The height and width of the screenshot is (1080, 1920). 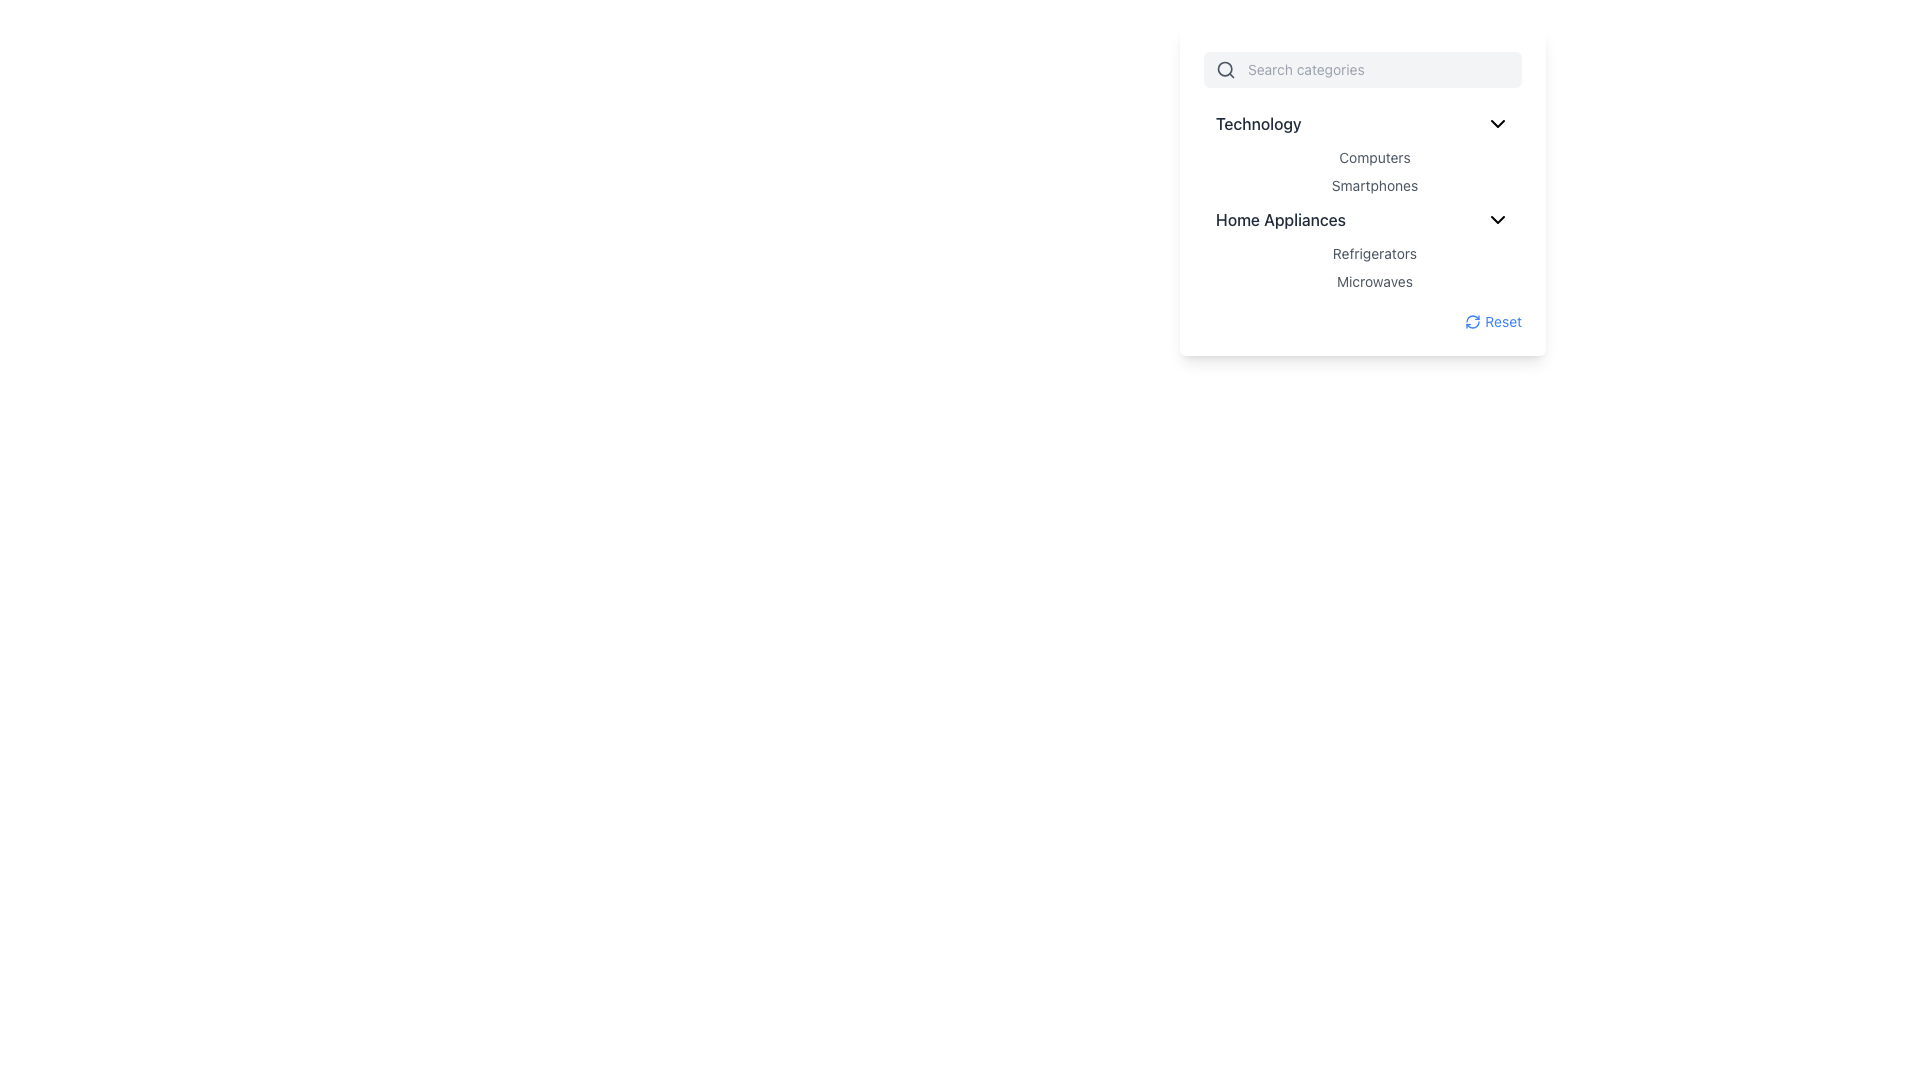 I want to click on the Text label that categorizes content related to smartphones, located under the 'Technology' category, positioned between 'Computers' and 'Home Appliances', so click(x=1362, y=192).